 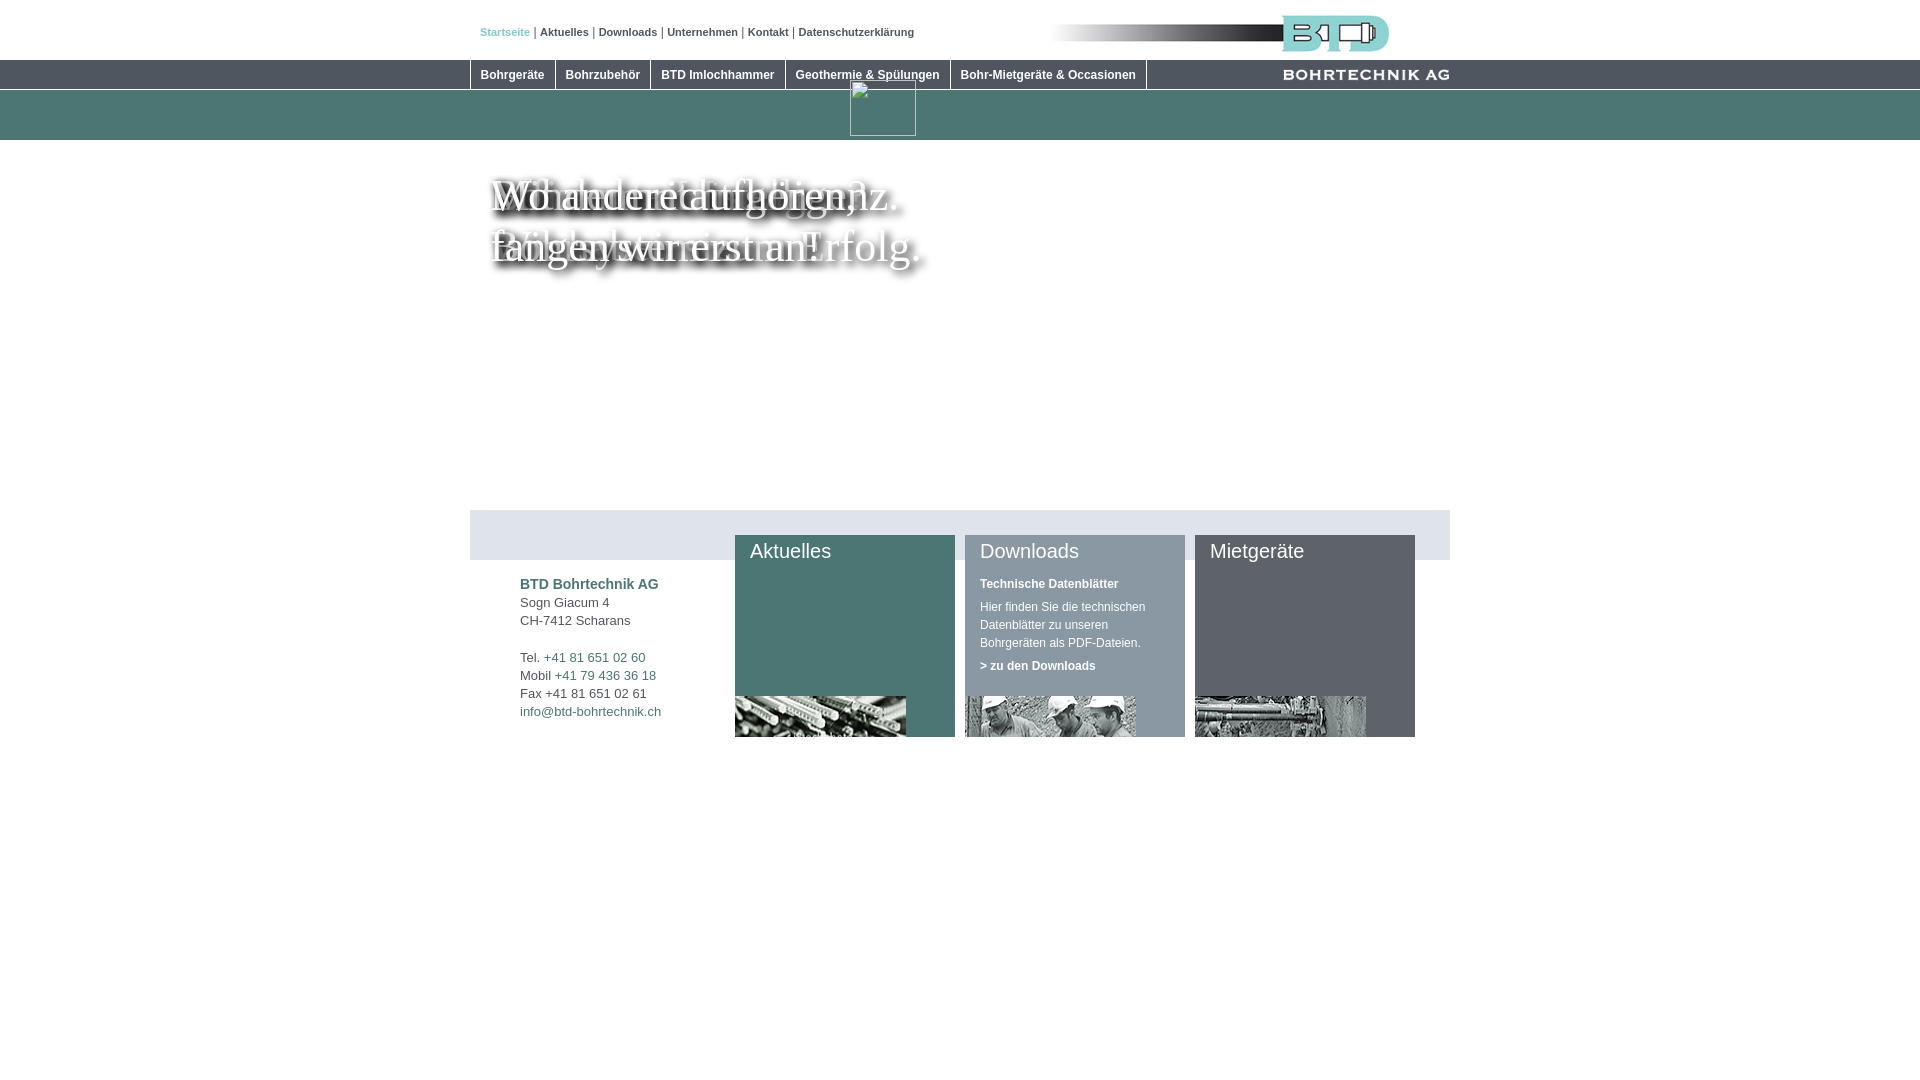 I want to click on 'Unternehmen', so click(x=702, y=31).